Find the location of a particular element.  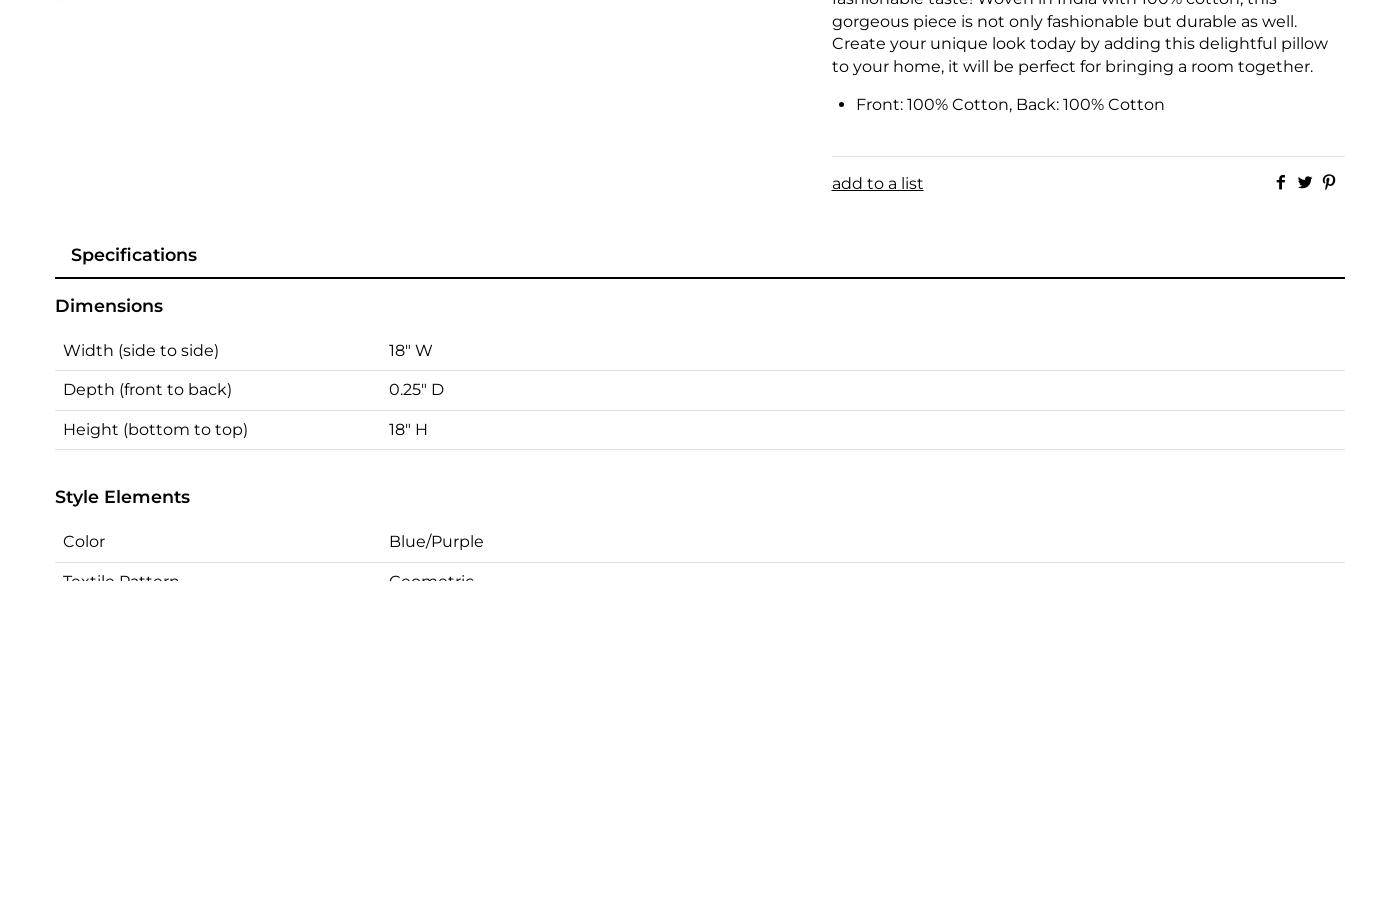

'Origin' is located at coordinates (87, 805).